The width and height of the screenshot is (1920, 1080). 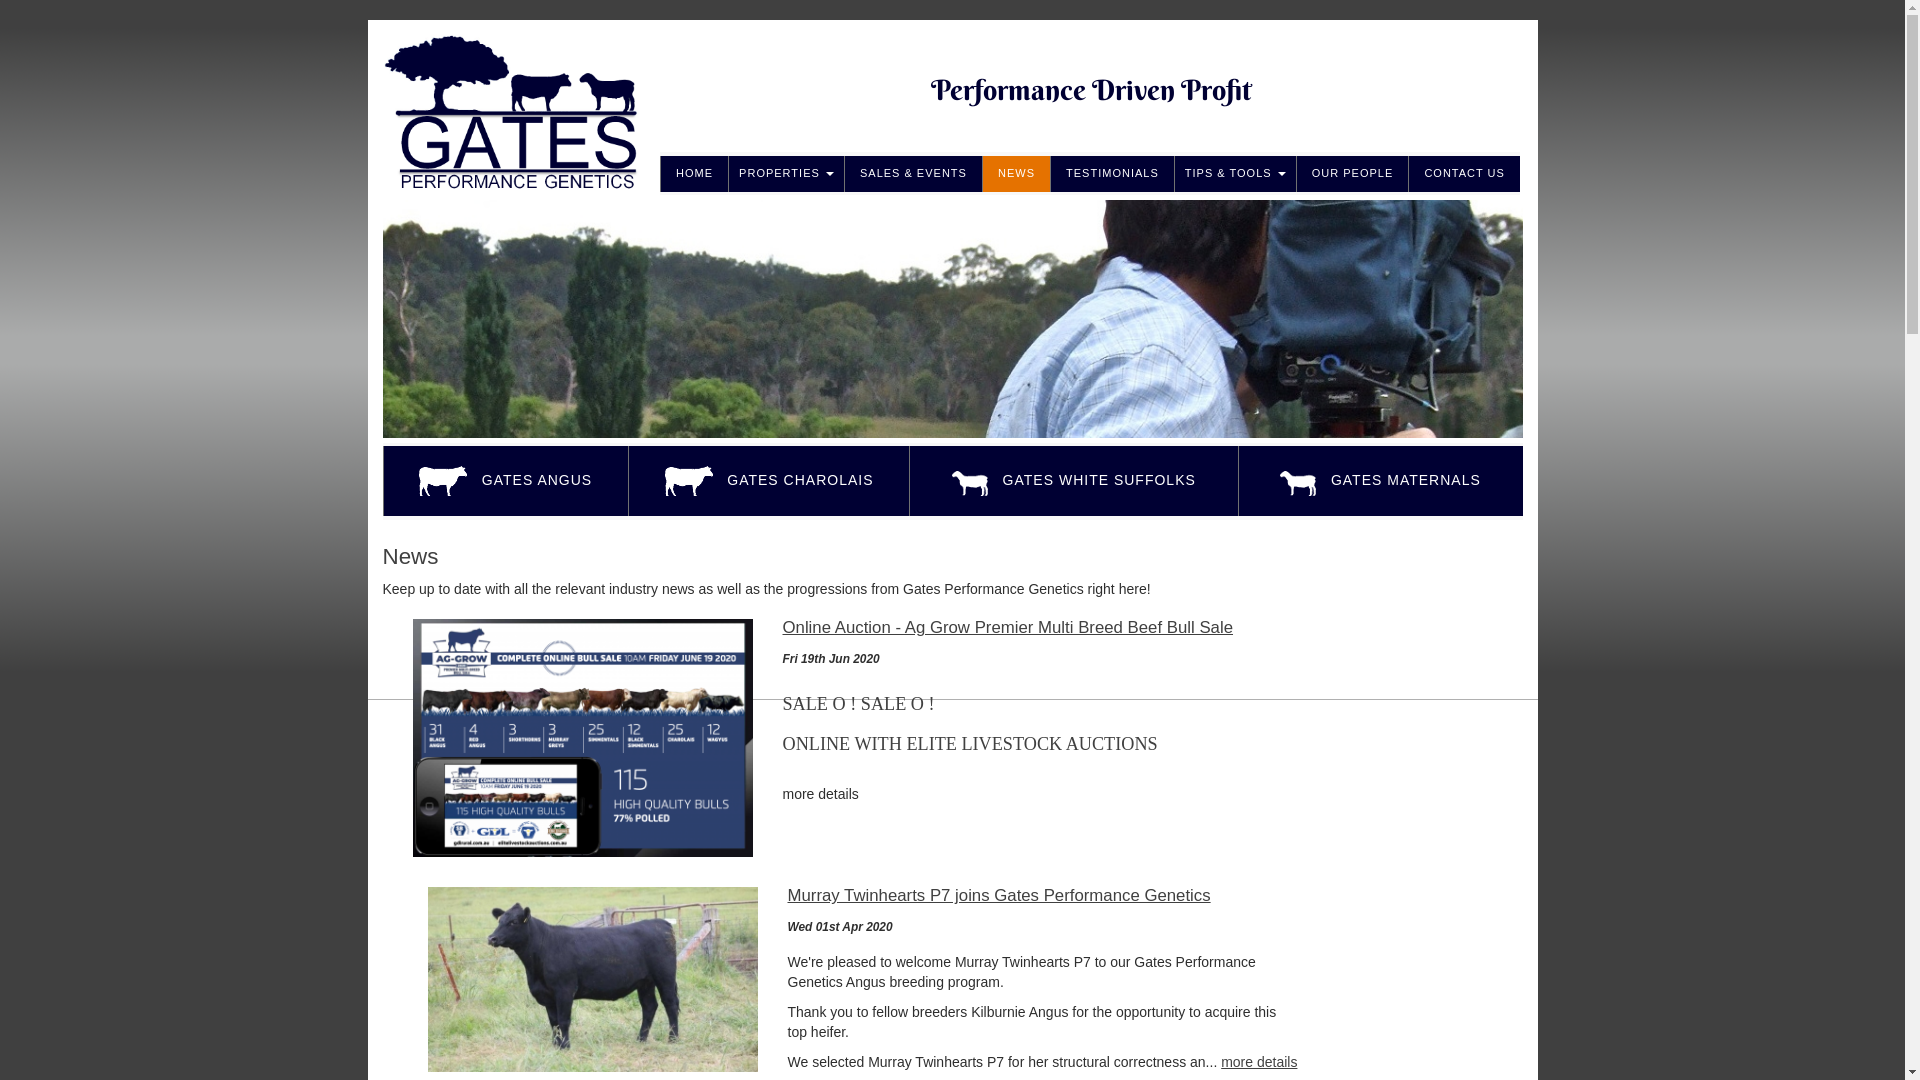 What do you see at coordinates (1016, 172) in the screenshot?
I see `'NEWS'` at bounding box center [1016, 172].